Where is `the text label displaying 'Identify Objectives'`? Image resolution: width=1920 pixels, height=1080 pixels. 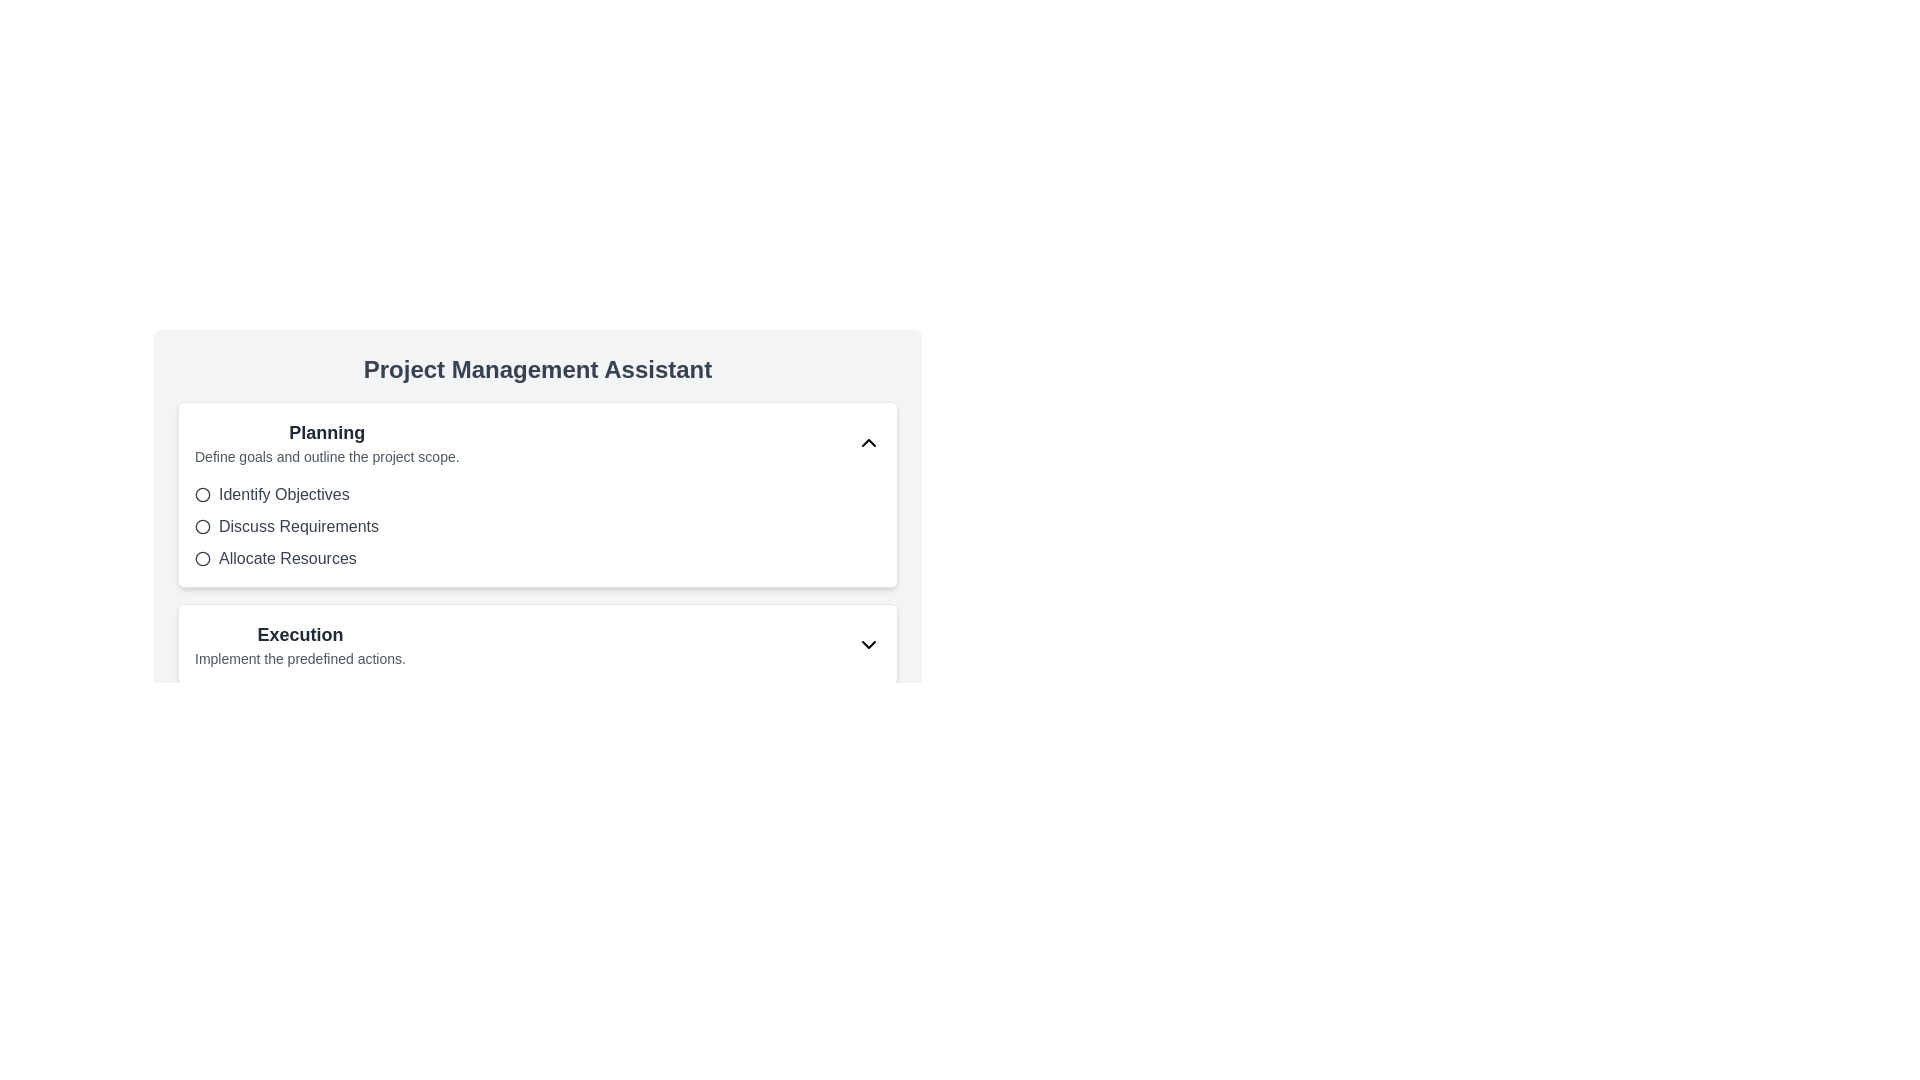 the text label displaying 'Identify Objectives' is located at coordinates (283, 494).